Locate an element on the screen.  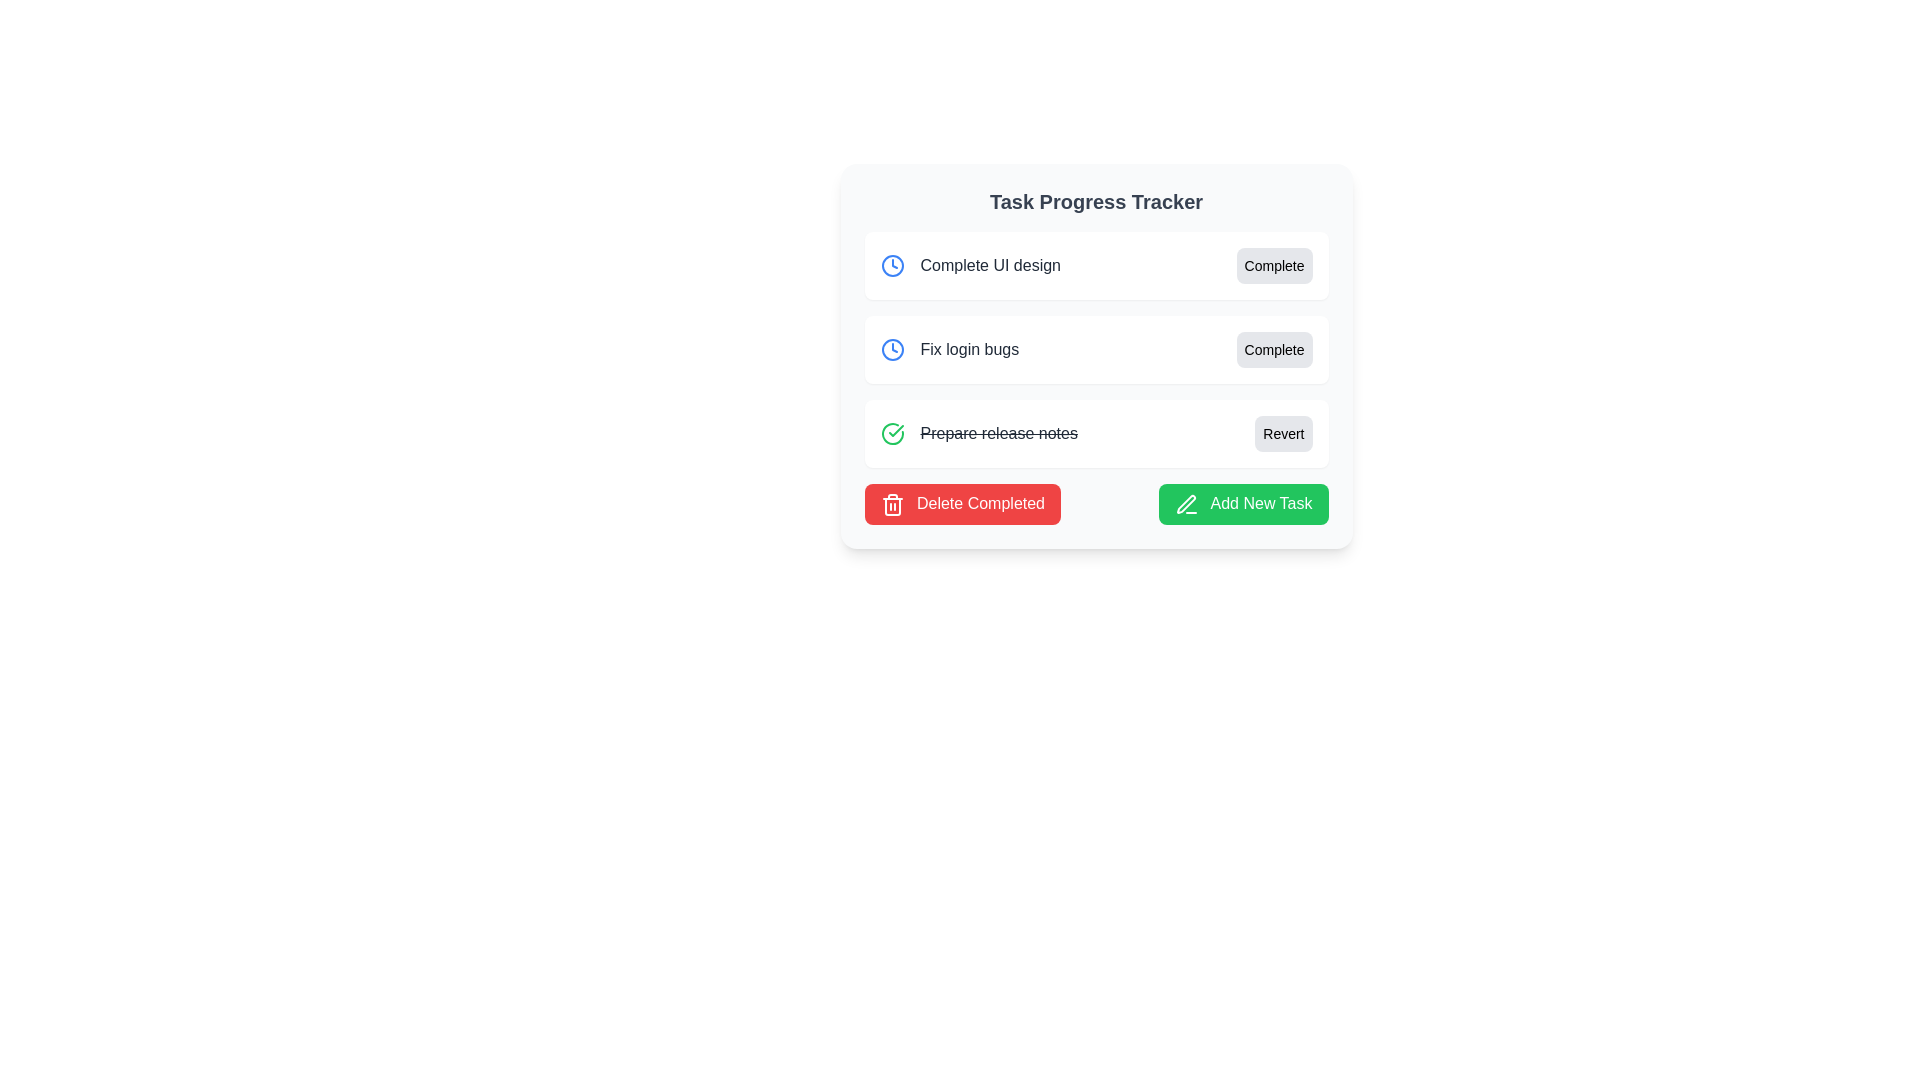
the delete button located in the bottom-left corner of the task management interface is located at coordinates (962, 503).